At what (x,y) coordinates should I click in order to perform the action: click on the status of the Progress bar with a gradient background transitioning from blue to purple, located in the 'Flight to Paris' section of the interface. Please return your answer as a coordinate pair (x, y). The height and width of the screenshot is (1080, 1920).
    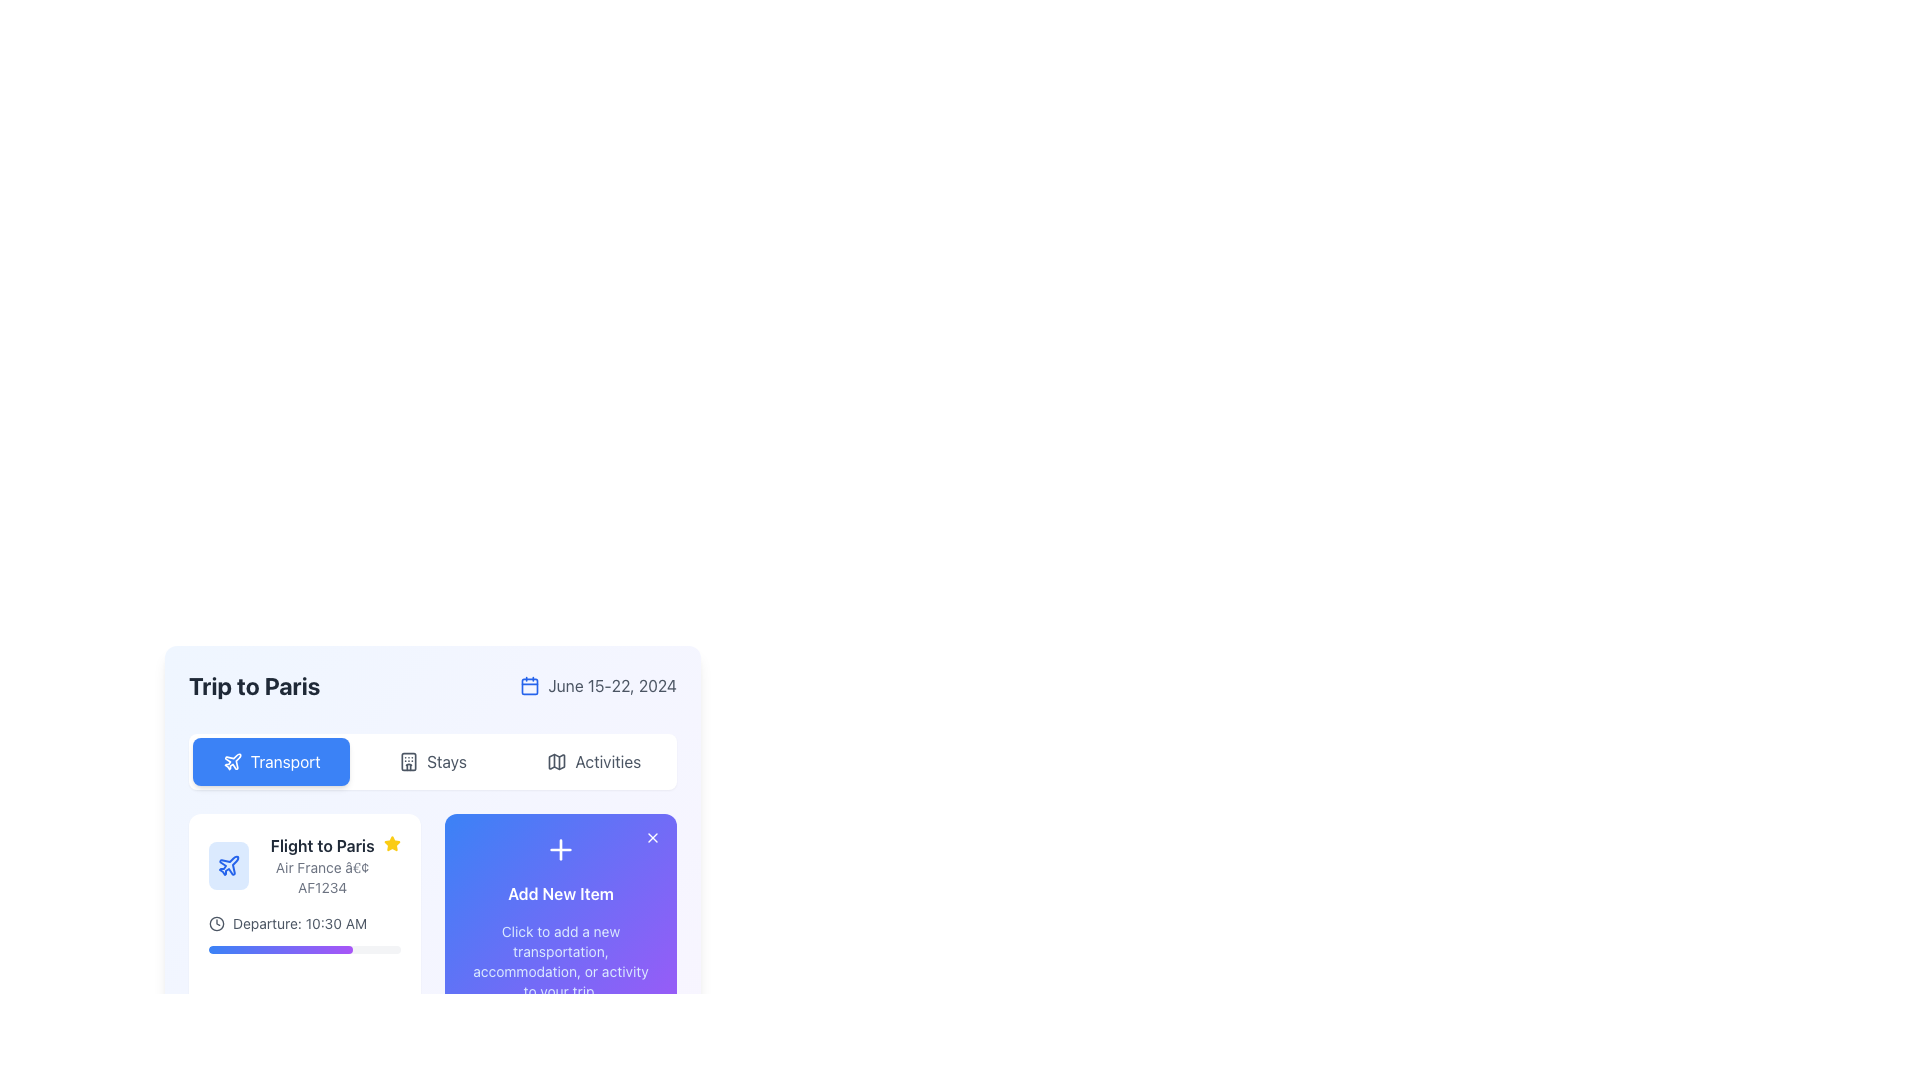
    Looking at the image, I should click on (280, 948).